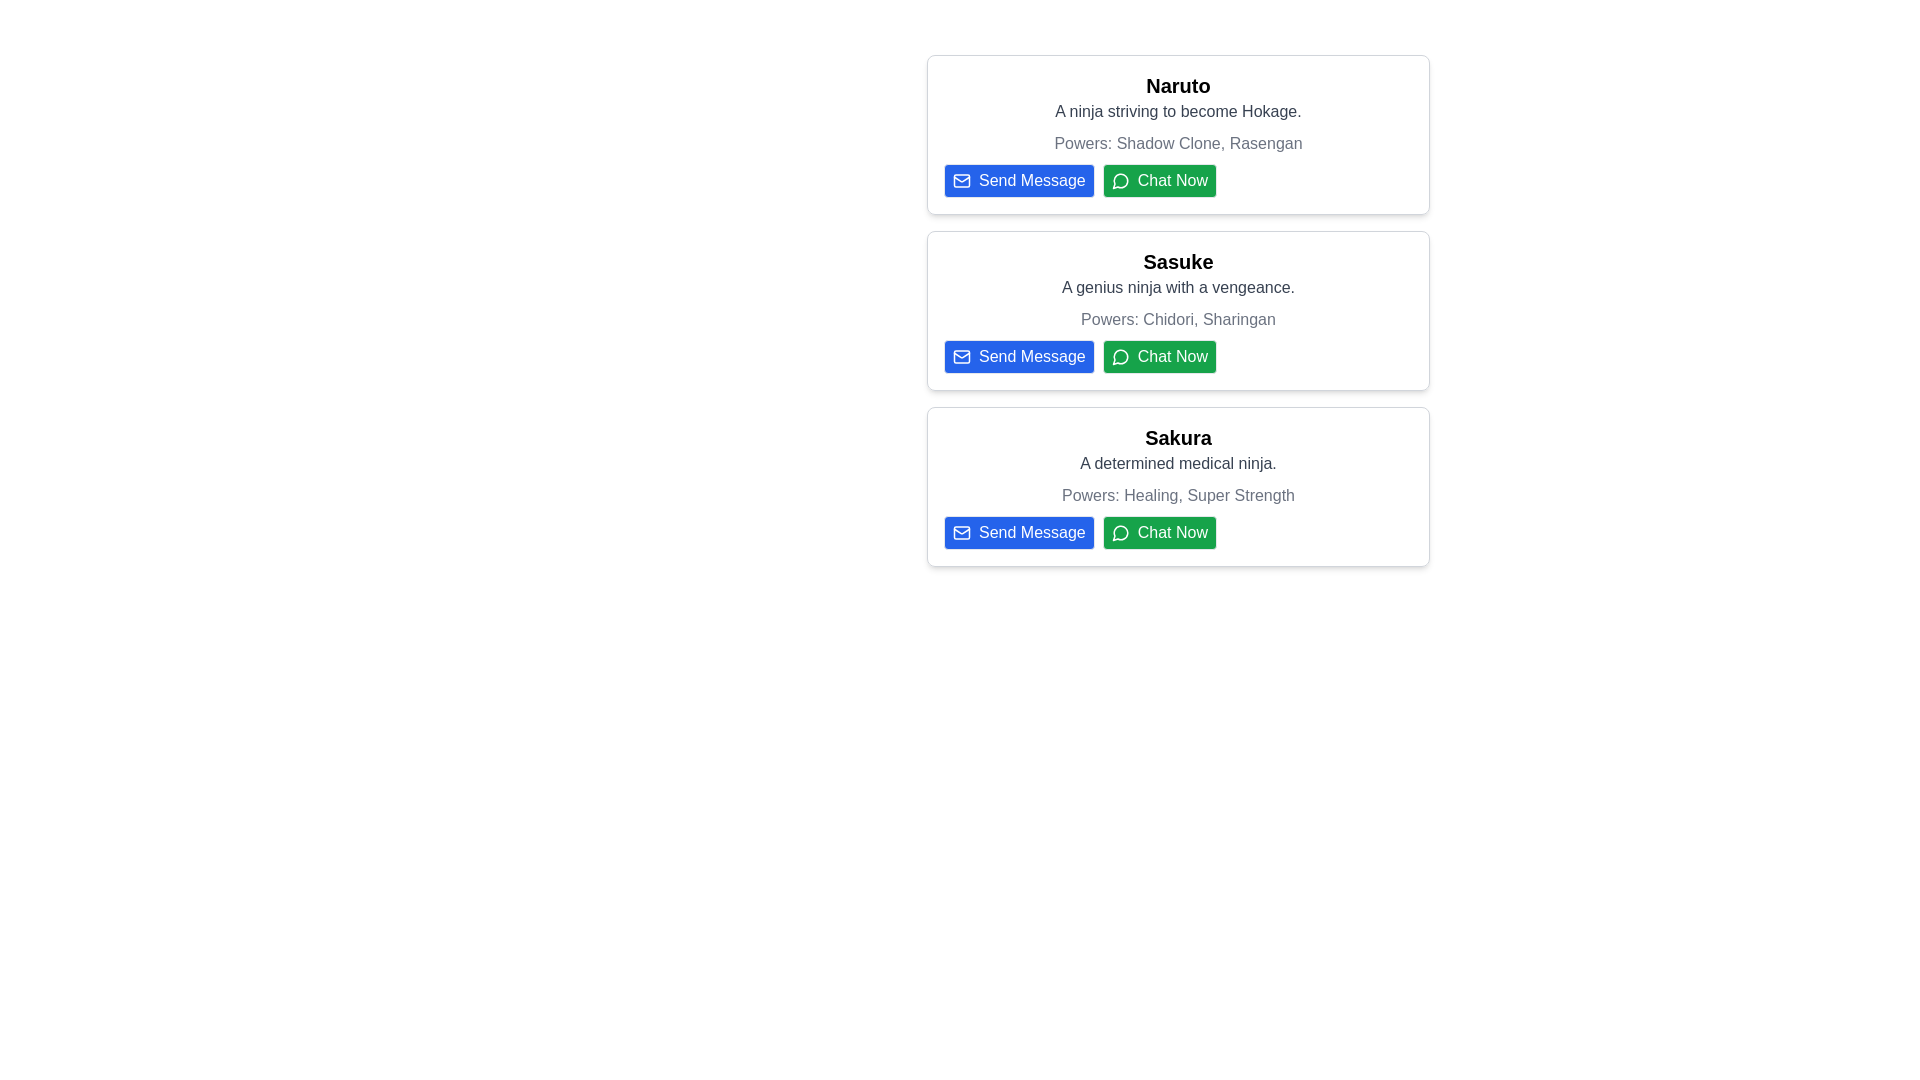 The image size is (1920, 1080). I want to click on the 'Sakura' text label located at the top of the third card in a vertical stack, so click(1178, 437).